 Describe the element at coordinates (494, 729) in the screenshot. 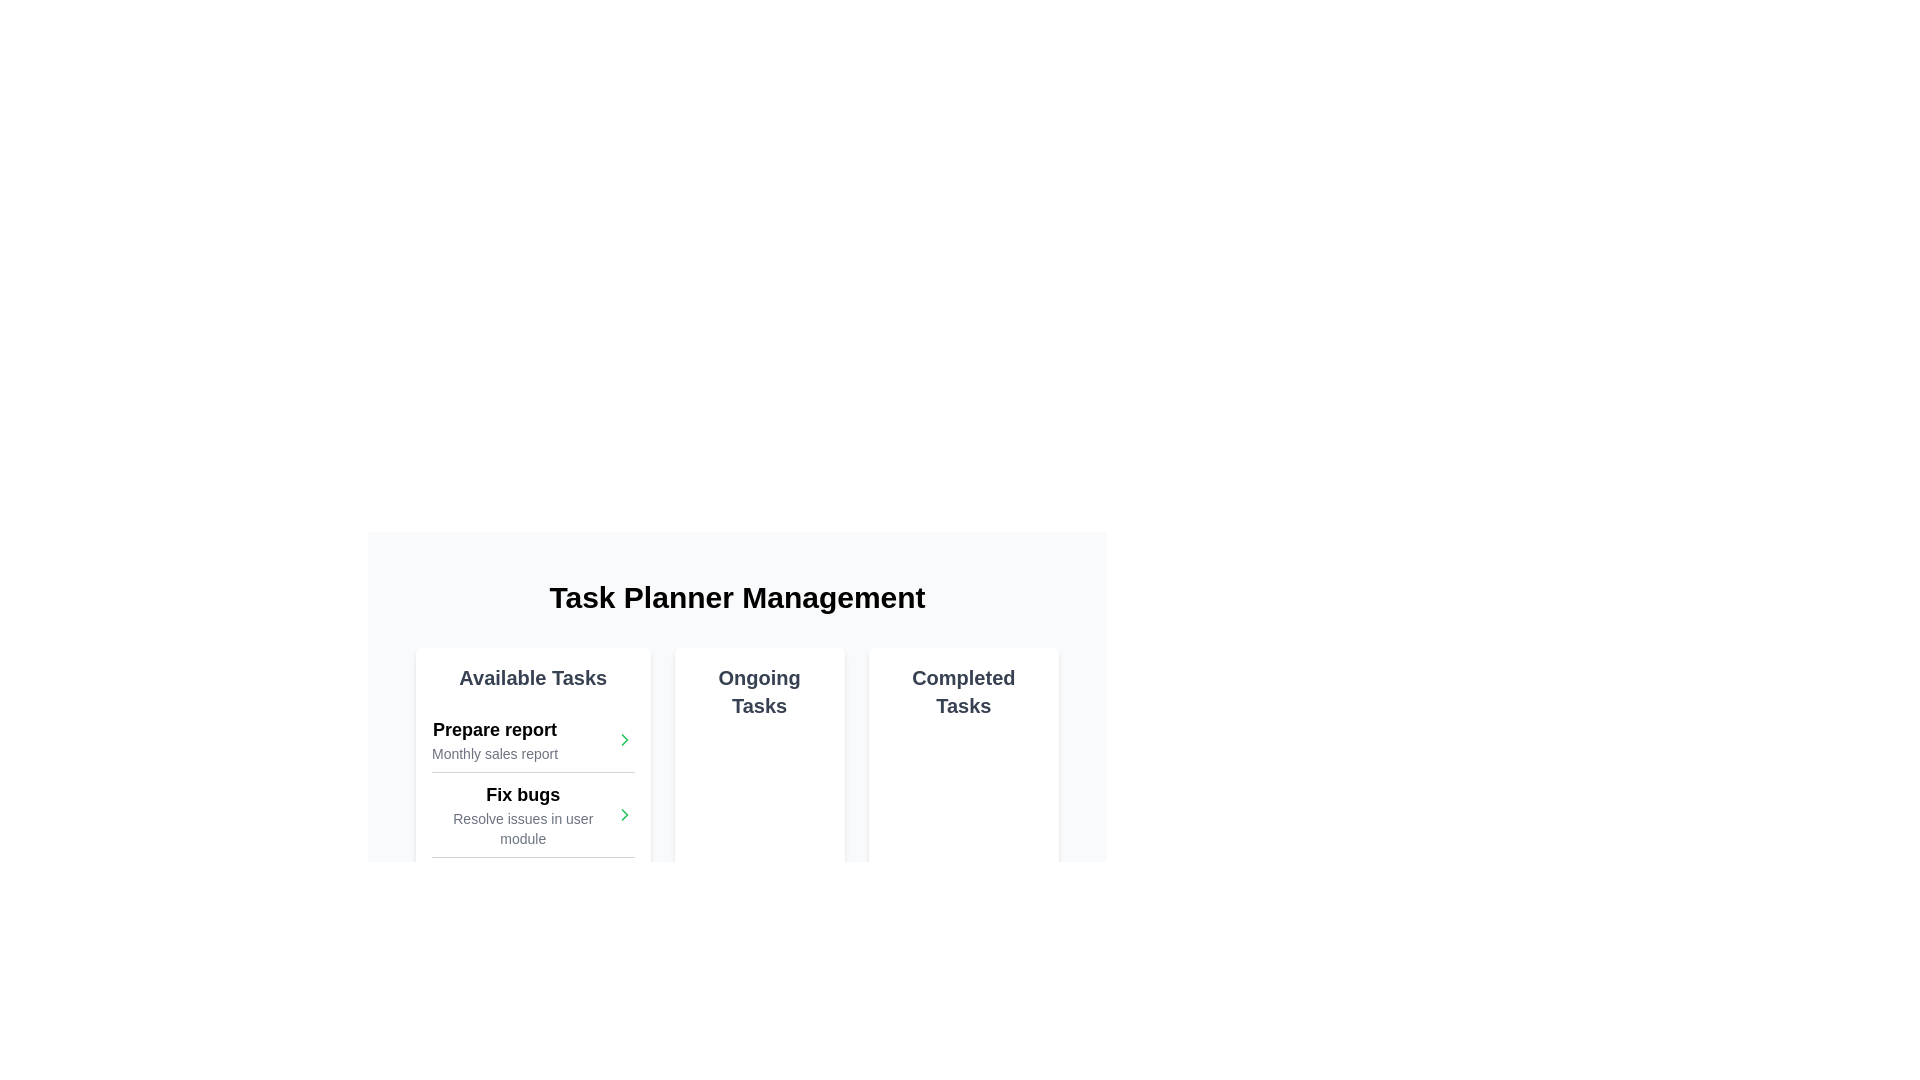

I see `the 'Prepare report' text label, which serves as the title for the task within the 'Available Tasks' section, located at the top of the section and above the 'Monthly sales report' description` at that location.